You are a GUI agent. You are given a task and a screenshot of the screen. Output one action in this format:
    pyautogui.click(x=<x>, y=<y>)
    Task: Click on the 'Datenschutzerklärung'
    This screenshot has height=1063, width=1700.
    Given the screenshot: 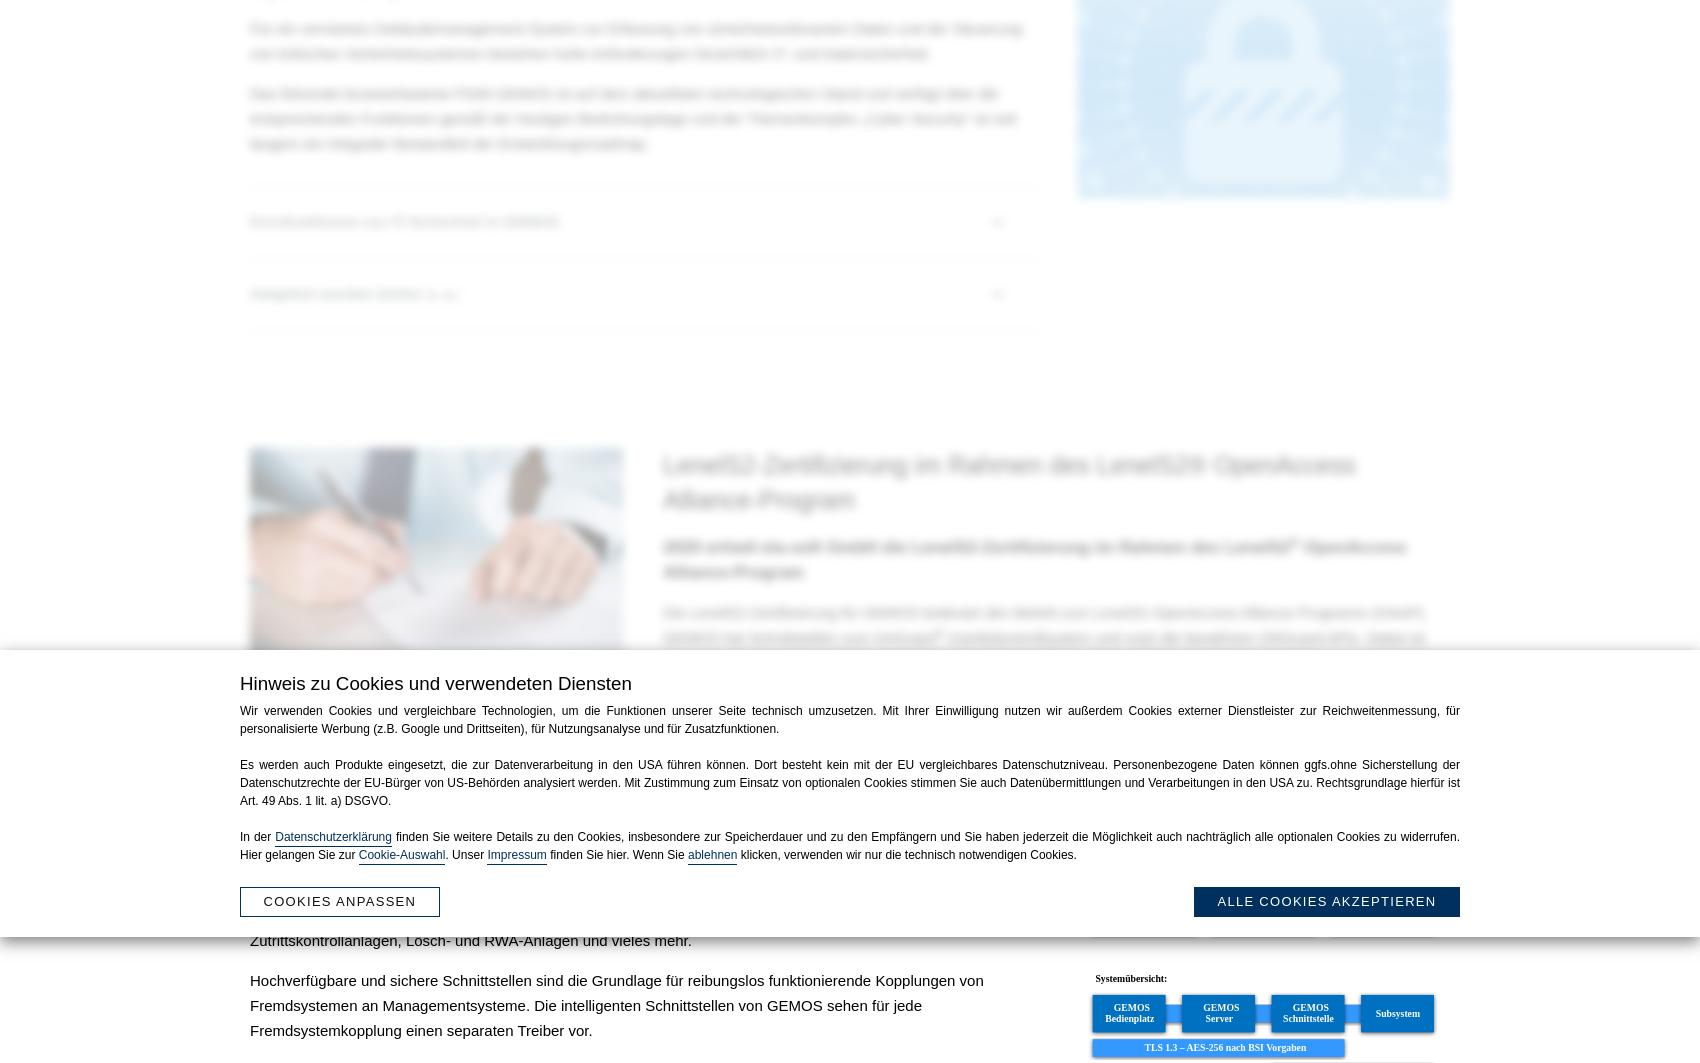 What is the action you would take?
    pyautogui.click(x=332, y=836)
    